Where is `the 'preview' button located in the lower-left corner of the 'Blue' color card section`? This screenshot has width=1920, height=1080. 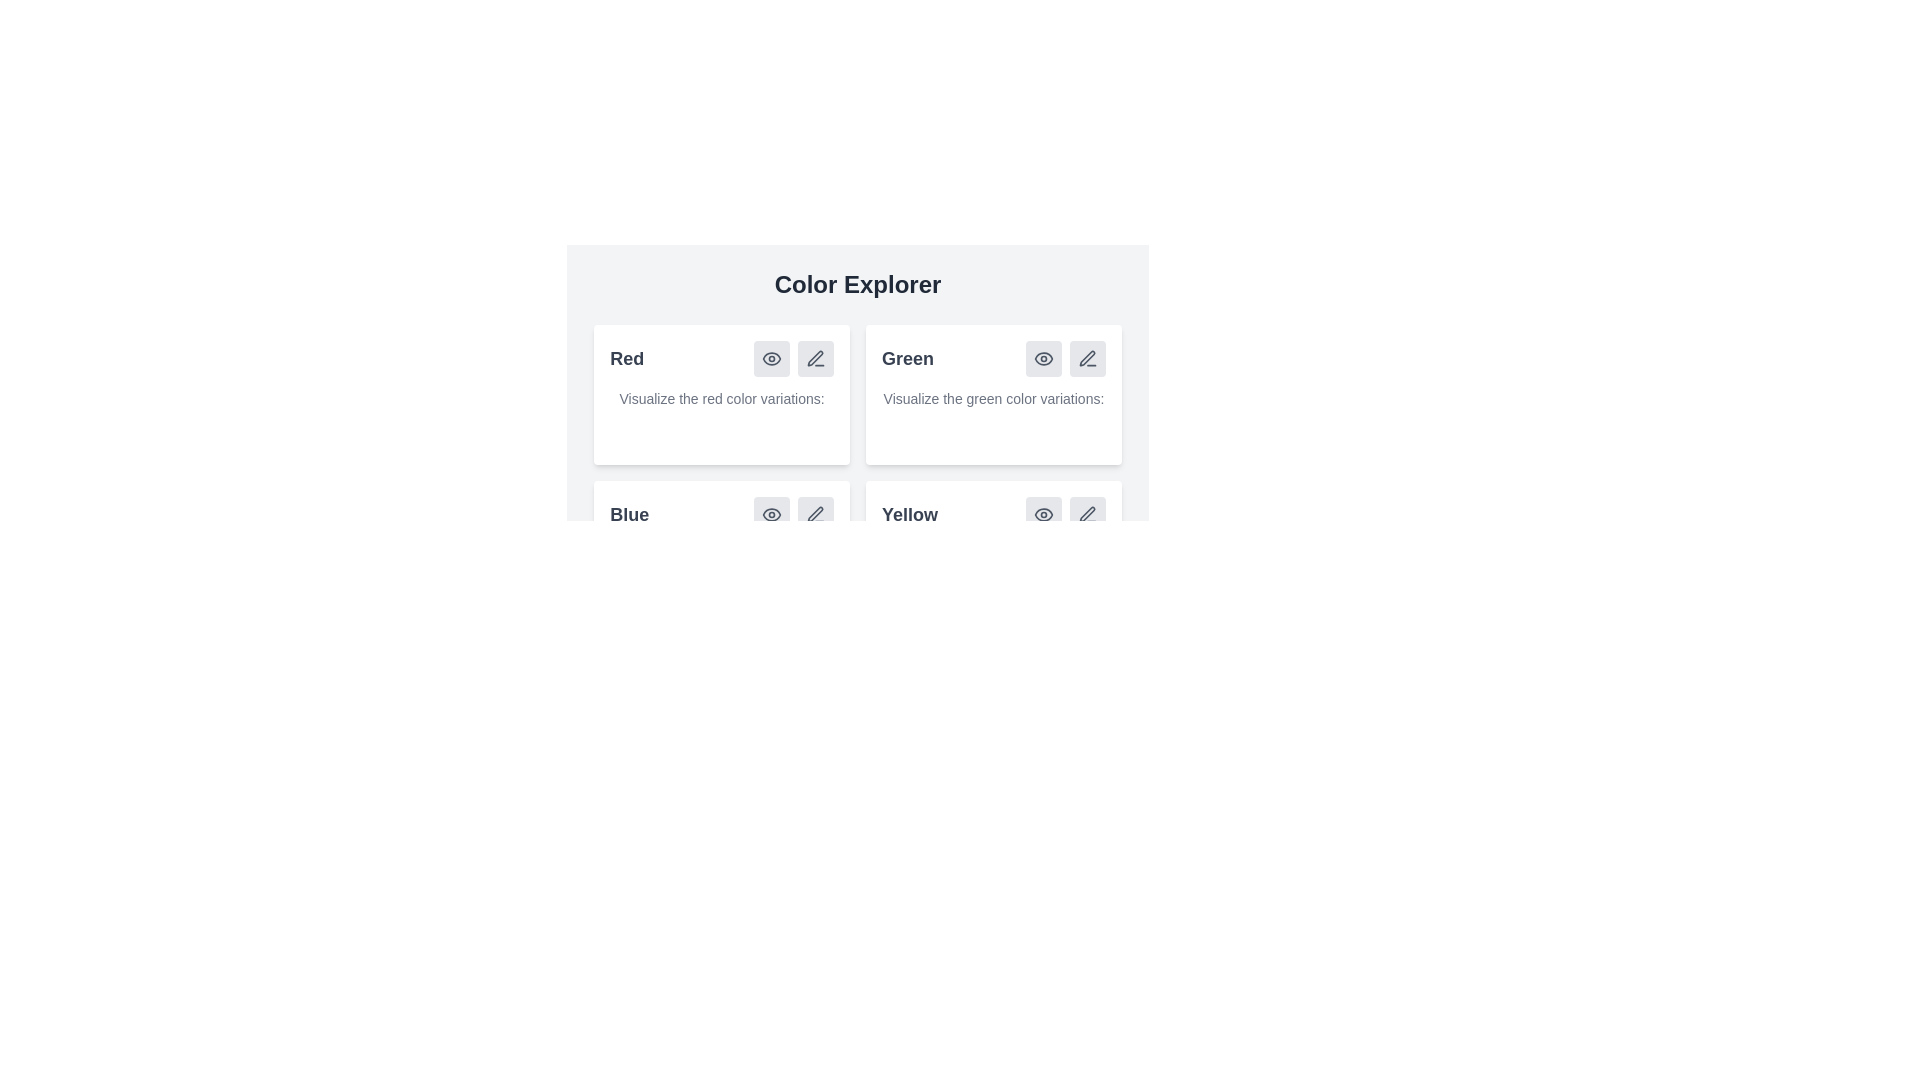 the 'preview' button located in the lower-left corner of the 'Blue' color card section is located at coordinates (771, 514).